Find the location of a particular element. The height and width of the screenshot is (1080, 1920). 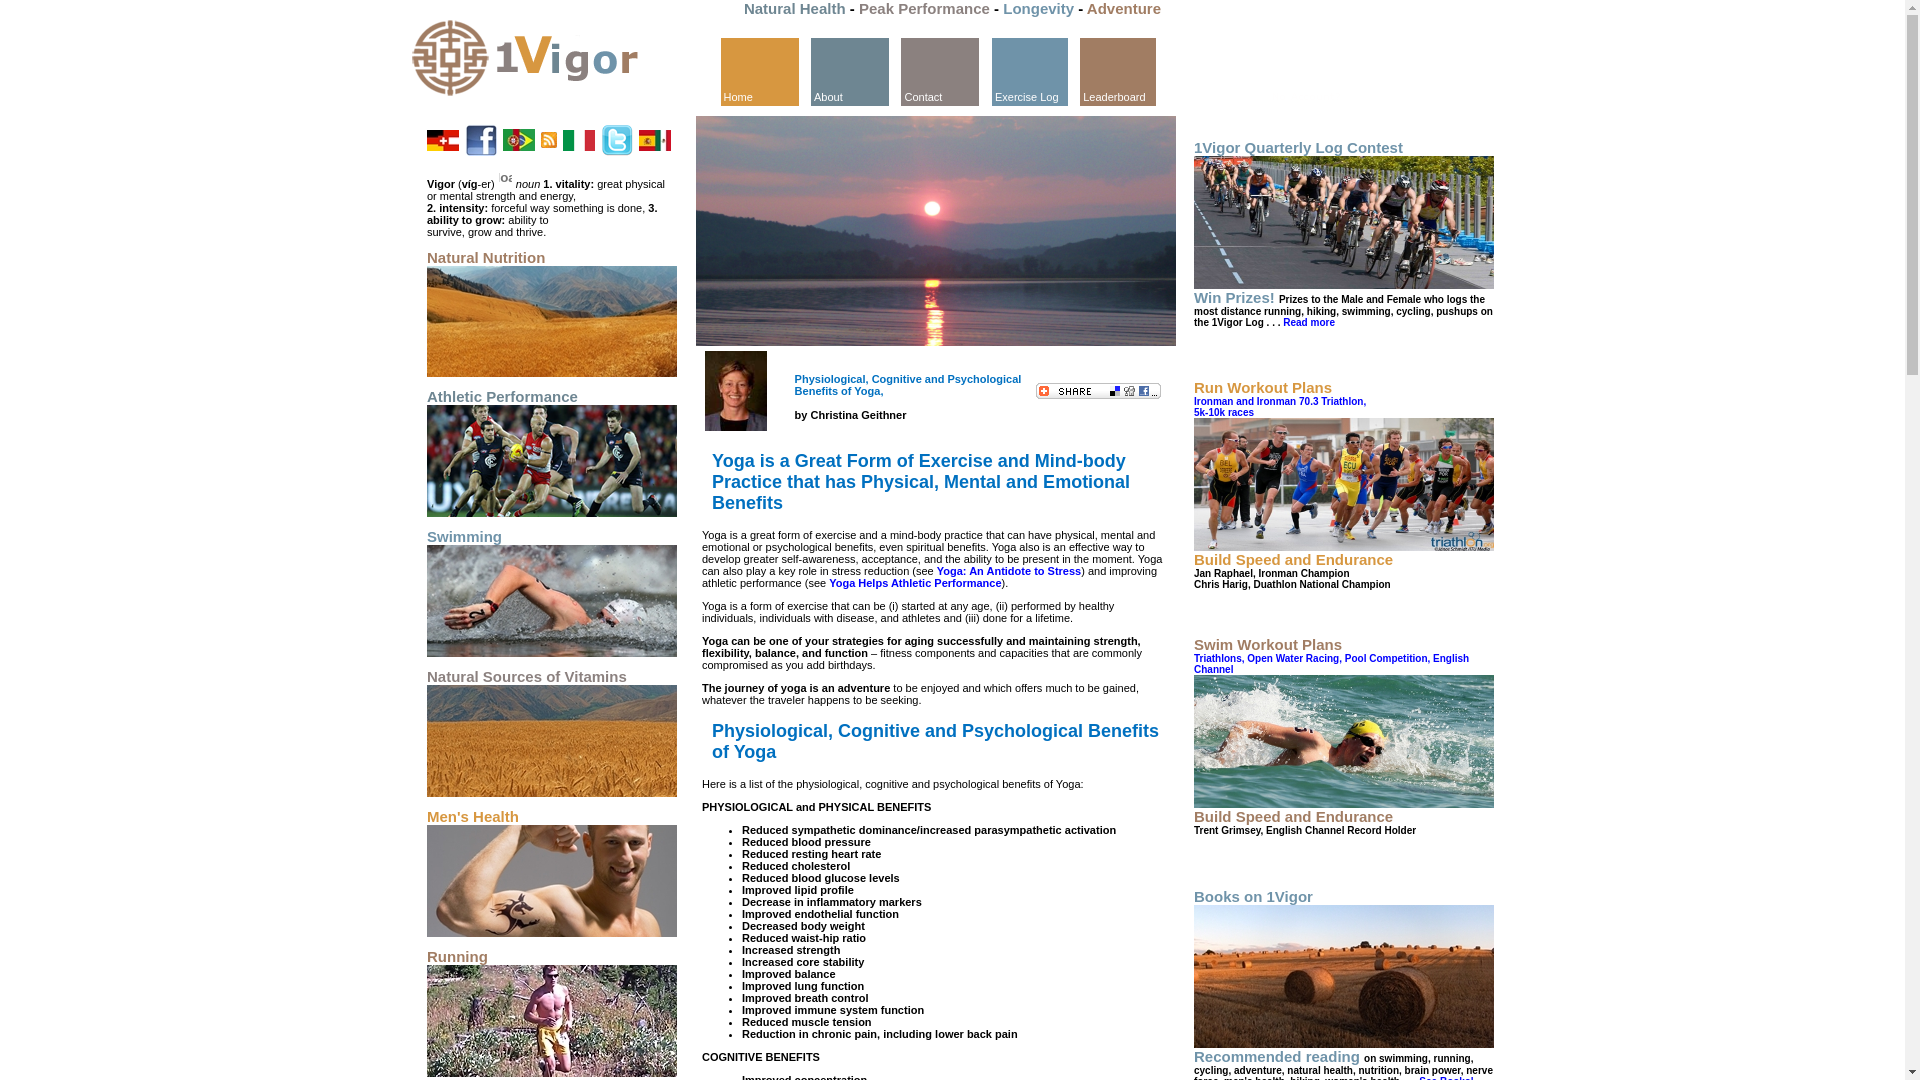

'Leaderboard' is located at coordinates (1117, 71).